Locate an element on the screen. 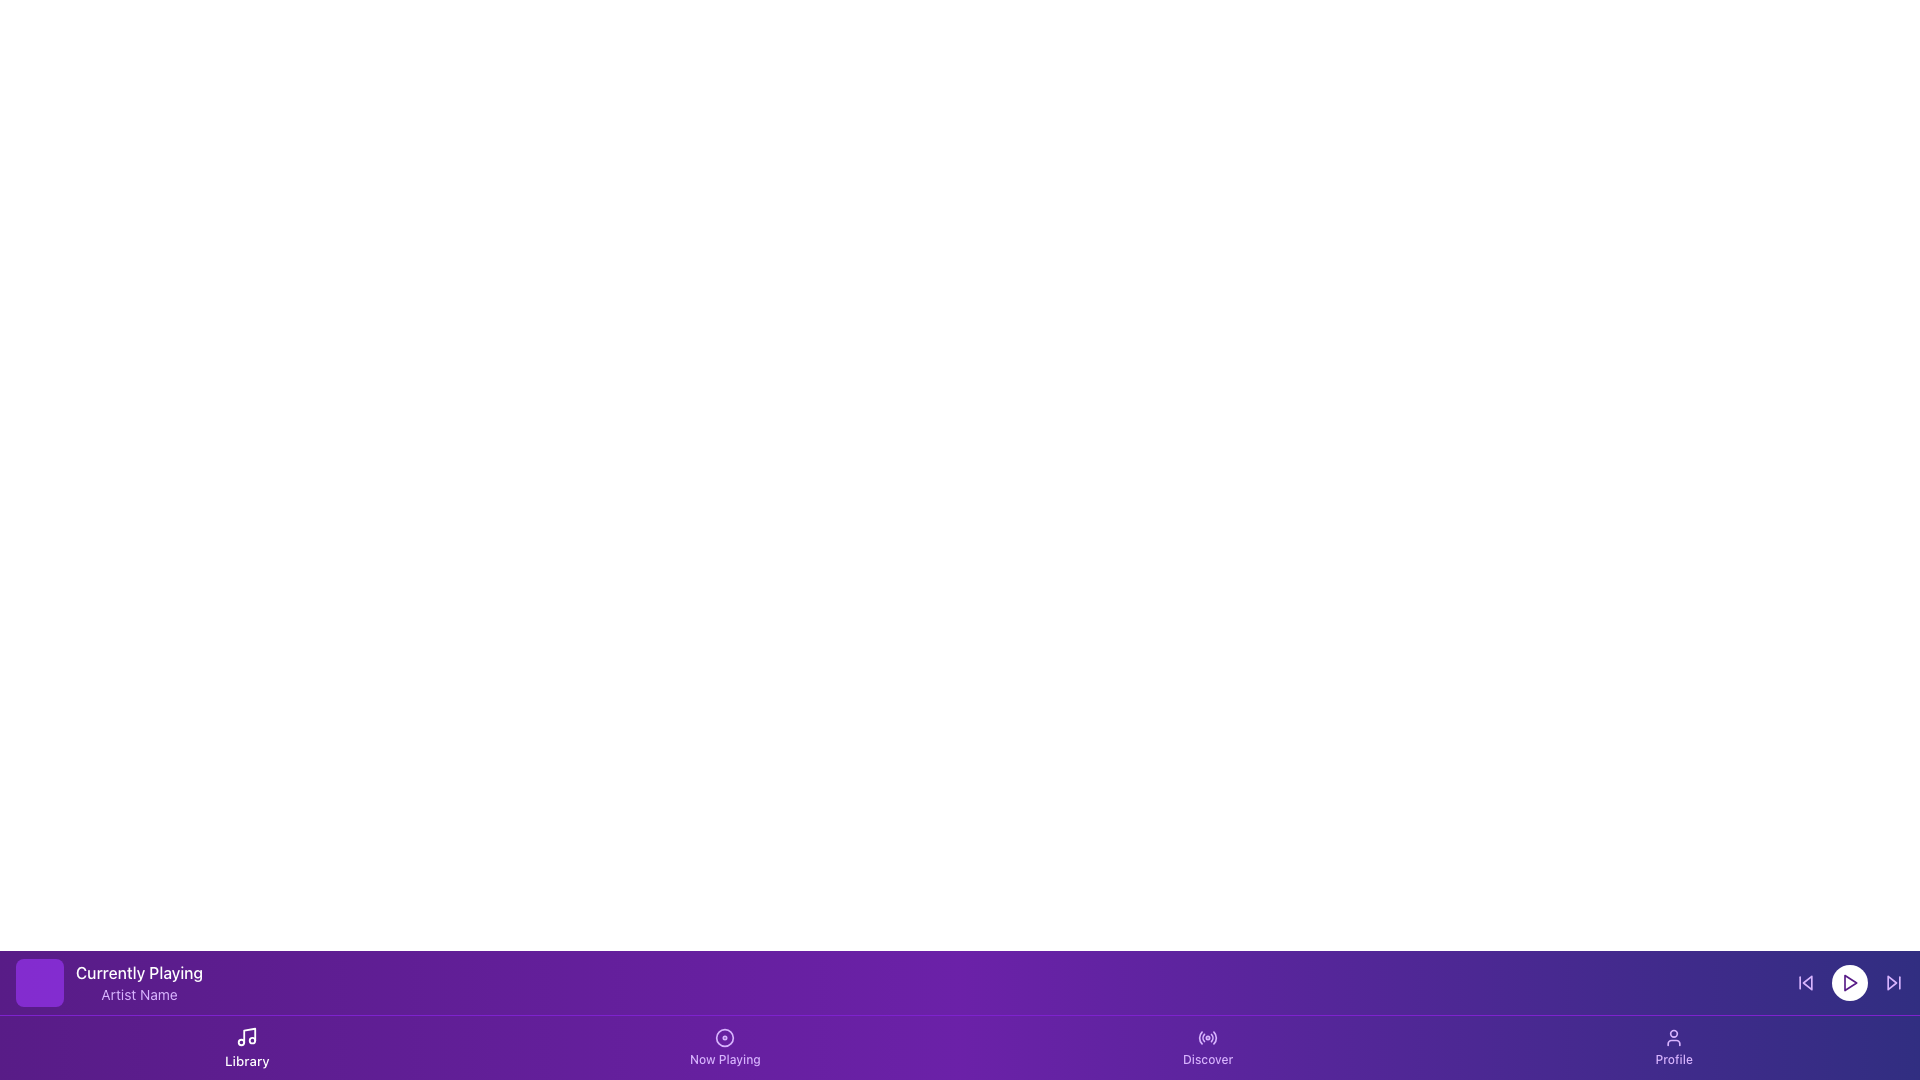 Image resolution: width=1920 pixels, height=1080 pixels. the music note icon located in the Library section of the bottom navigation bar is located at coordinates (246, 1036).